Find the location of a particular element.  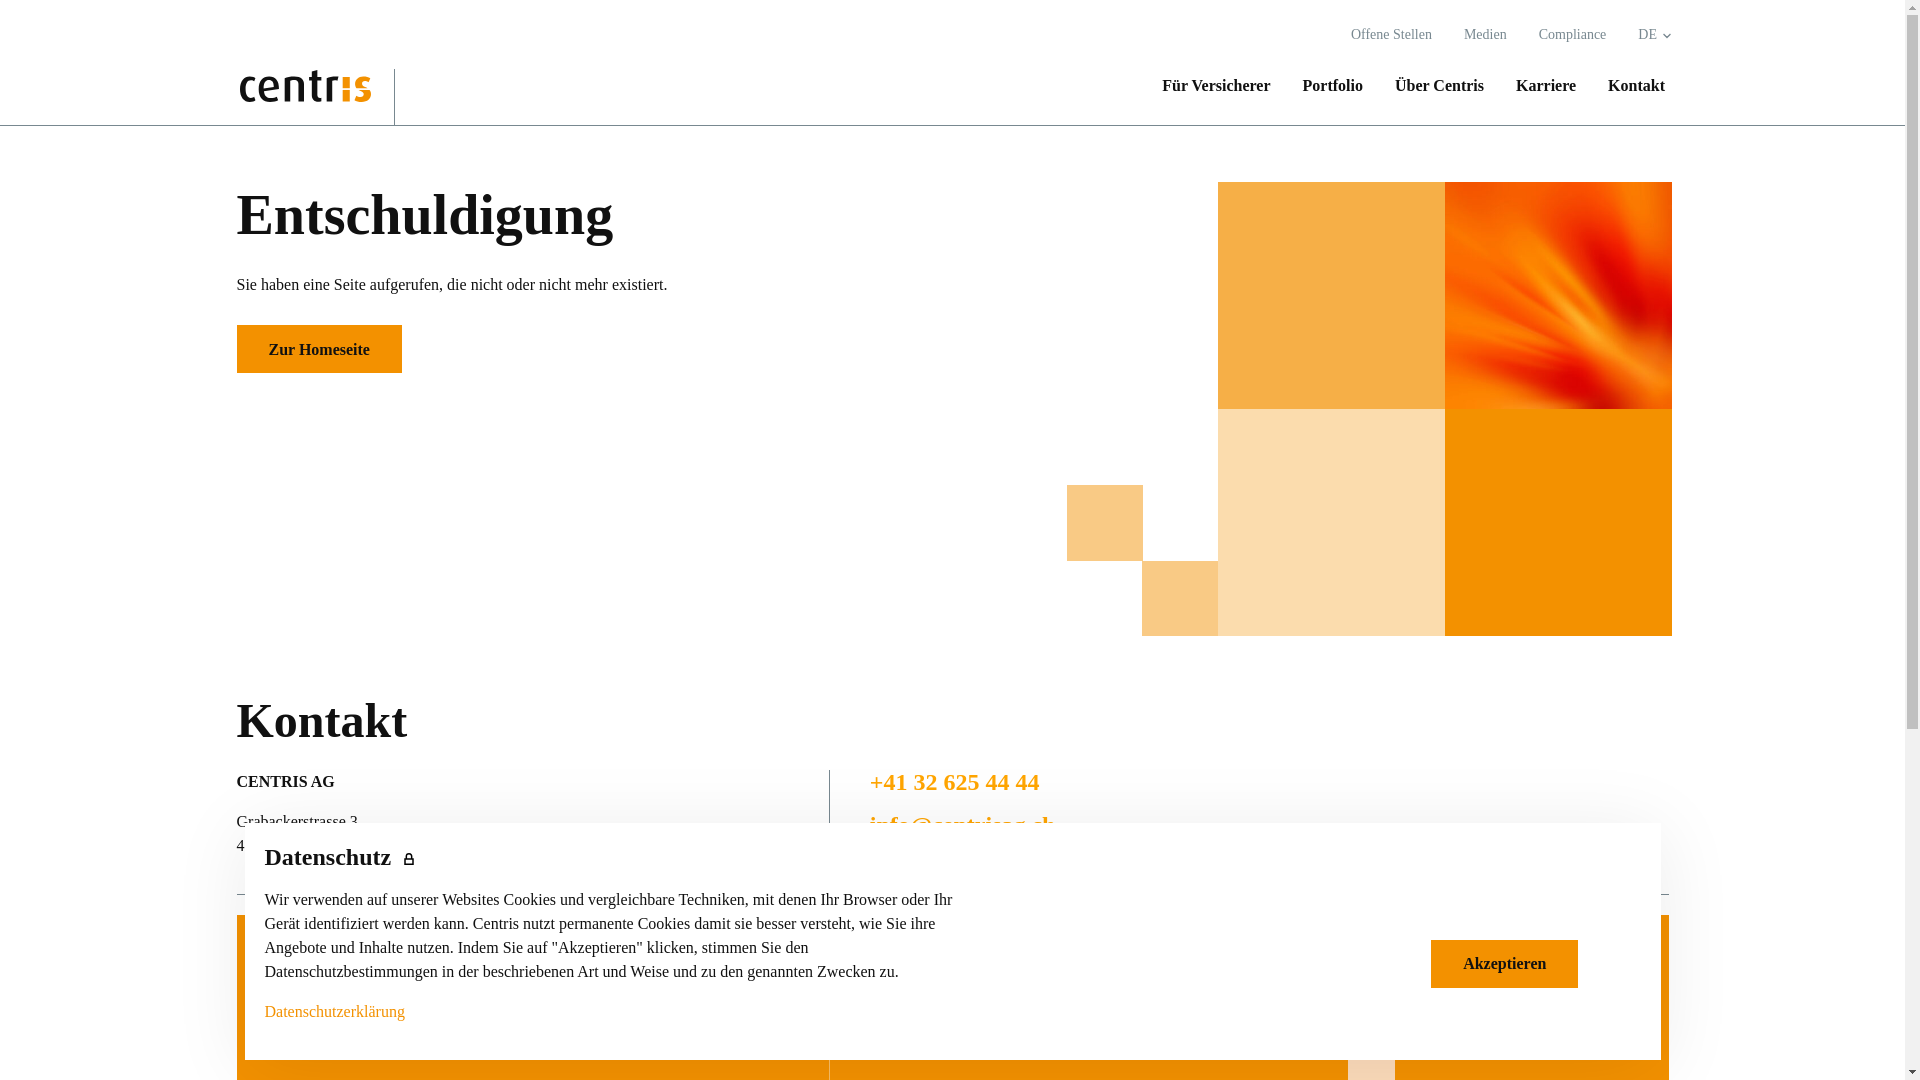

'Offene Stellen' is located at coordinates (1390, 34).